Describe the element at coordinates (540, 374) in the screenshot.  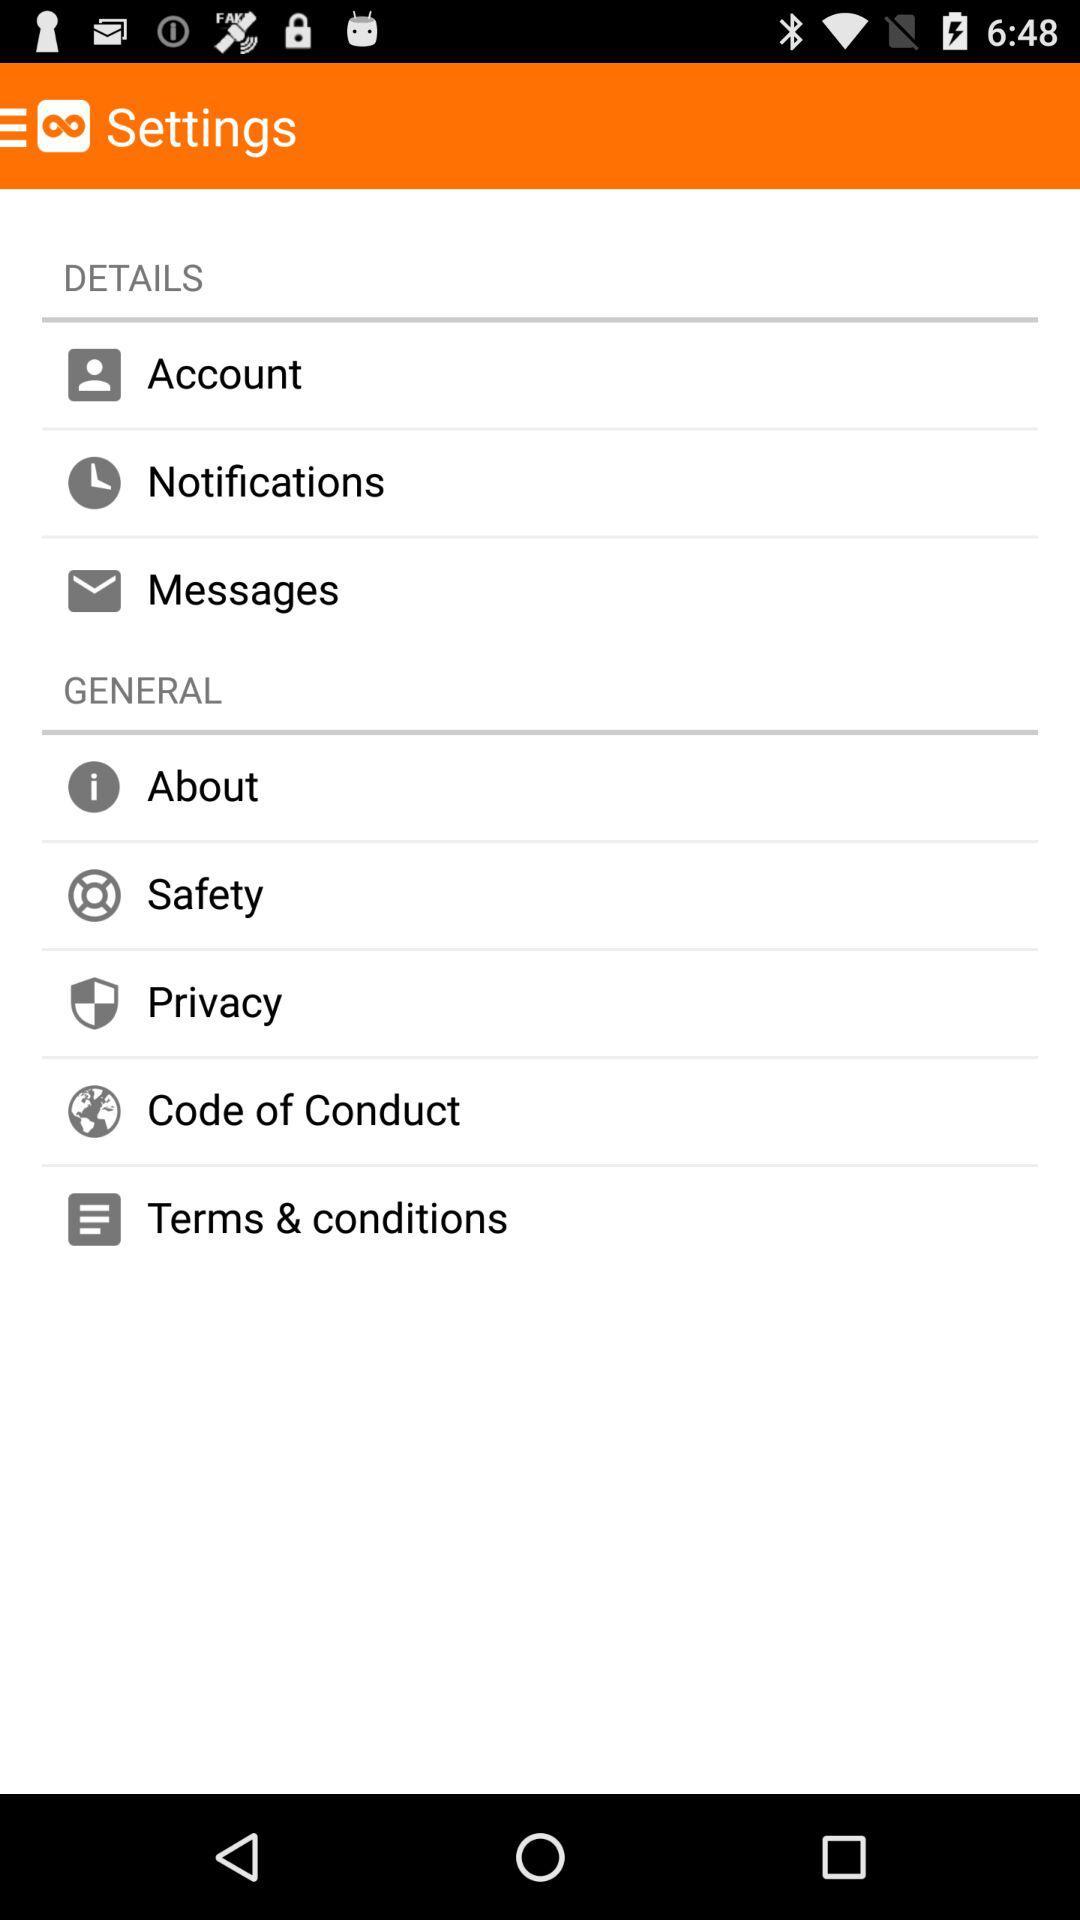
I see `icon above notifications icon` at that location.